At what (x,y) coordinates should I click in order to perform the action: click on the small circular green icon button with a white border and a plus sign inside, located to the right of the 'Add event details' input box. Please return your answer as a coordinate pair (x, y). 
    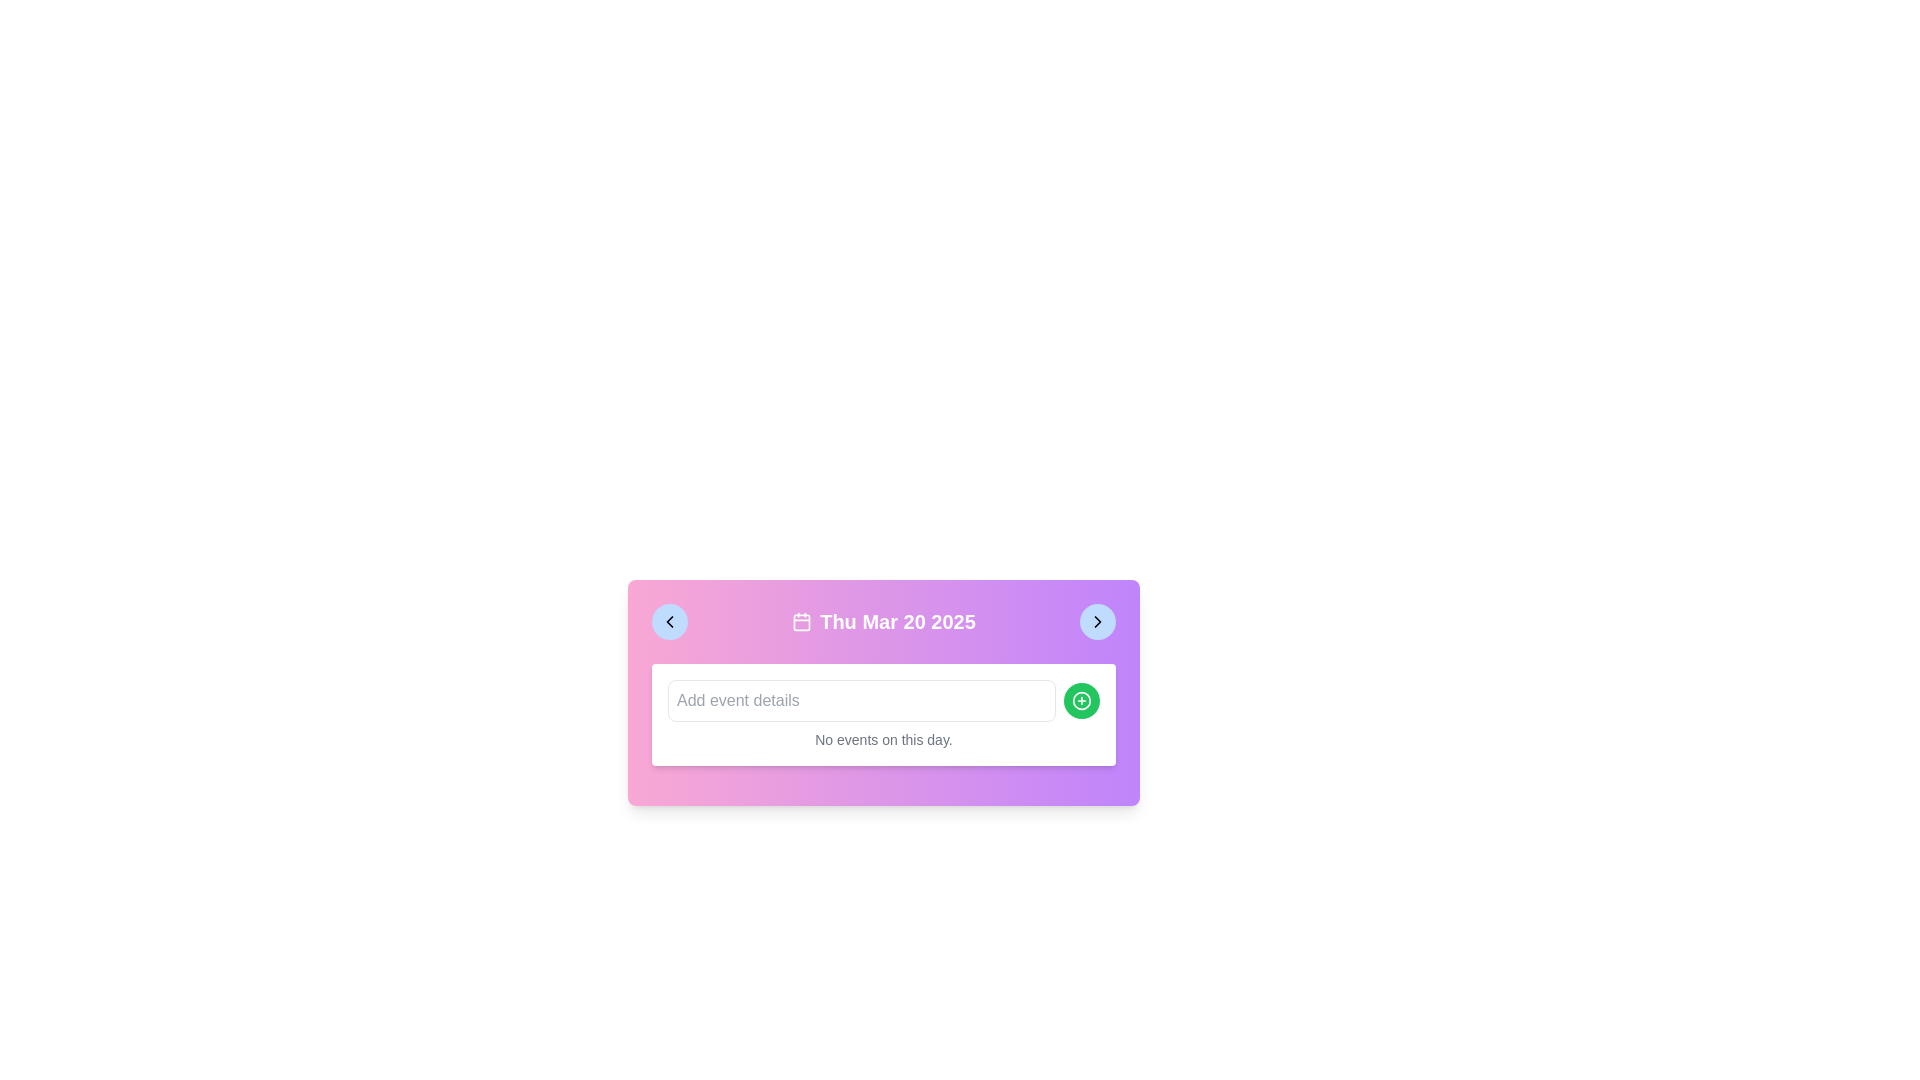
    Looking at the image, I should click on (1080, 700).